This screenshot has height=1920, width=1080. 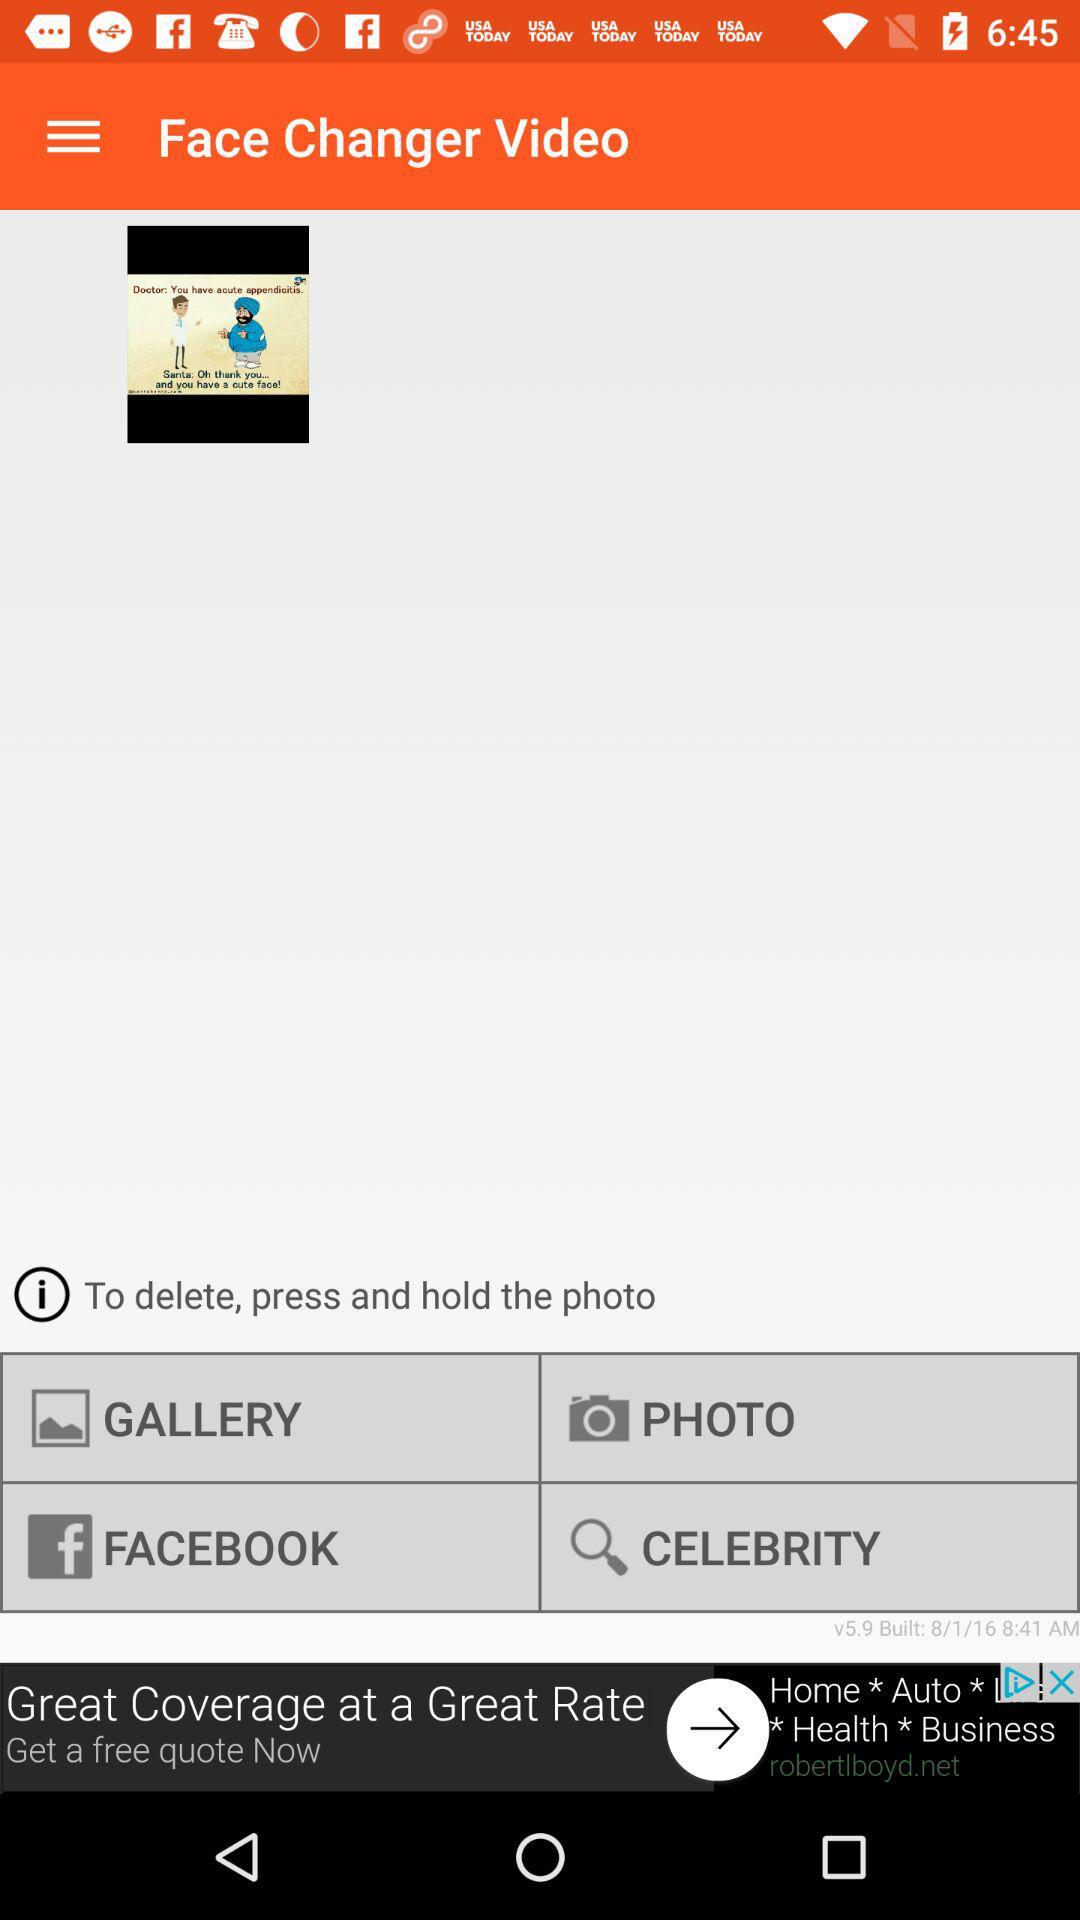 I want to click on item below gallery icon, so click(x=808, y=1546).